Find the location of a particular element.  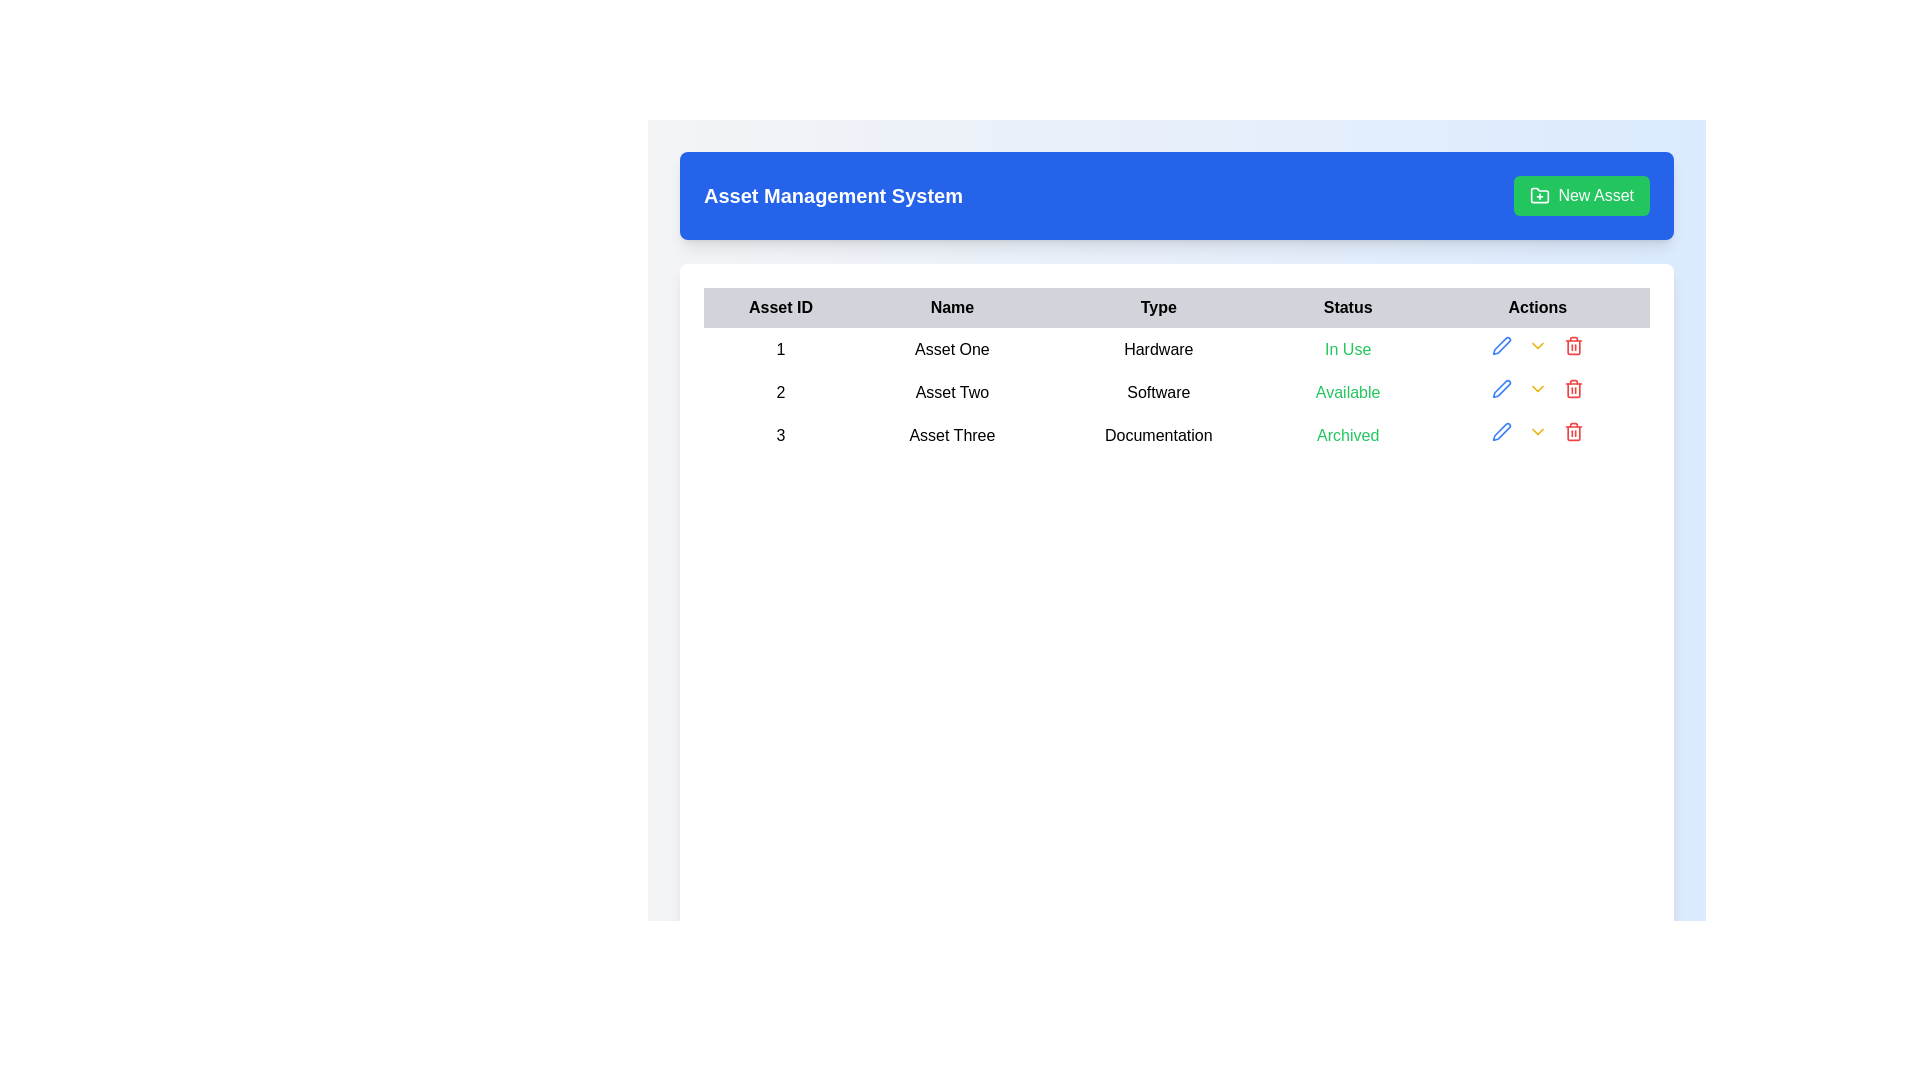

the chevron icon button located in the Actions column of the first row in the table is located at coordinates (1536, 345).